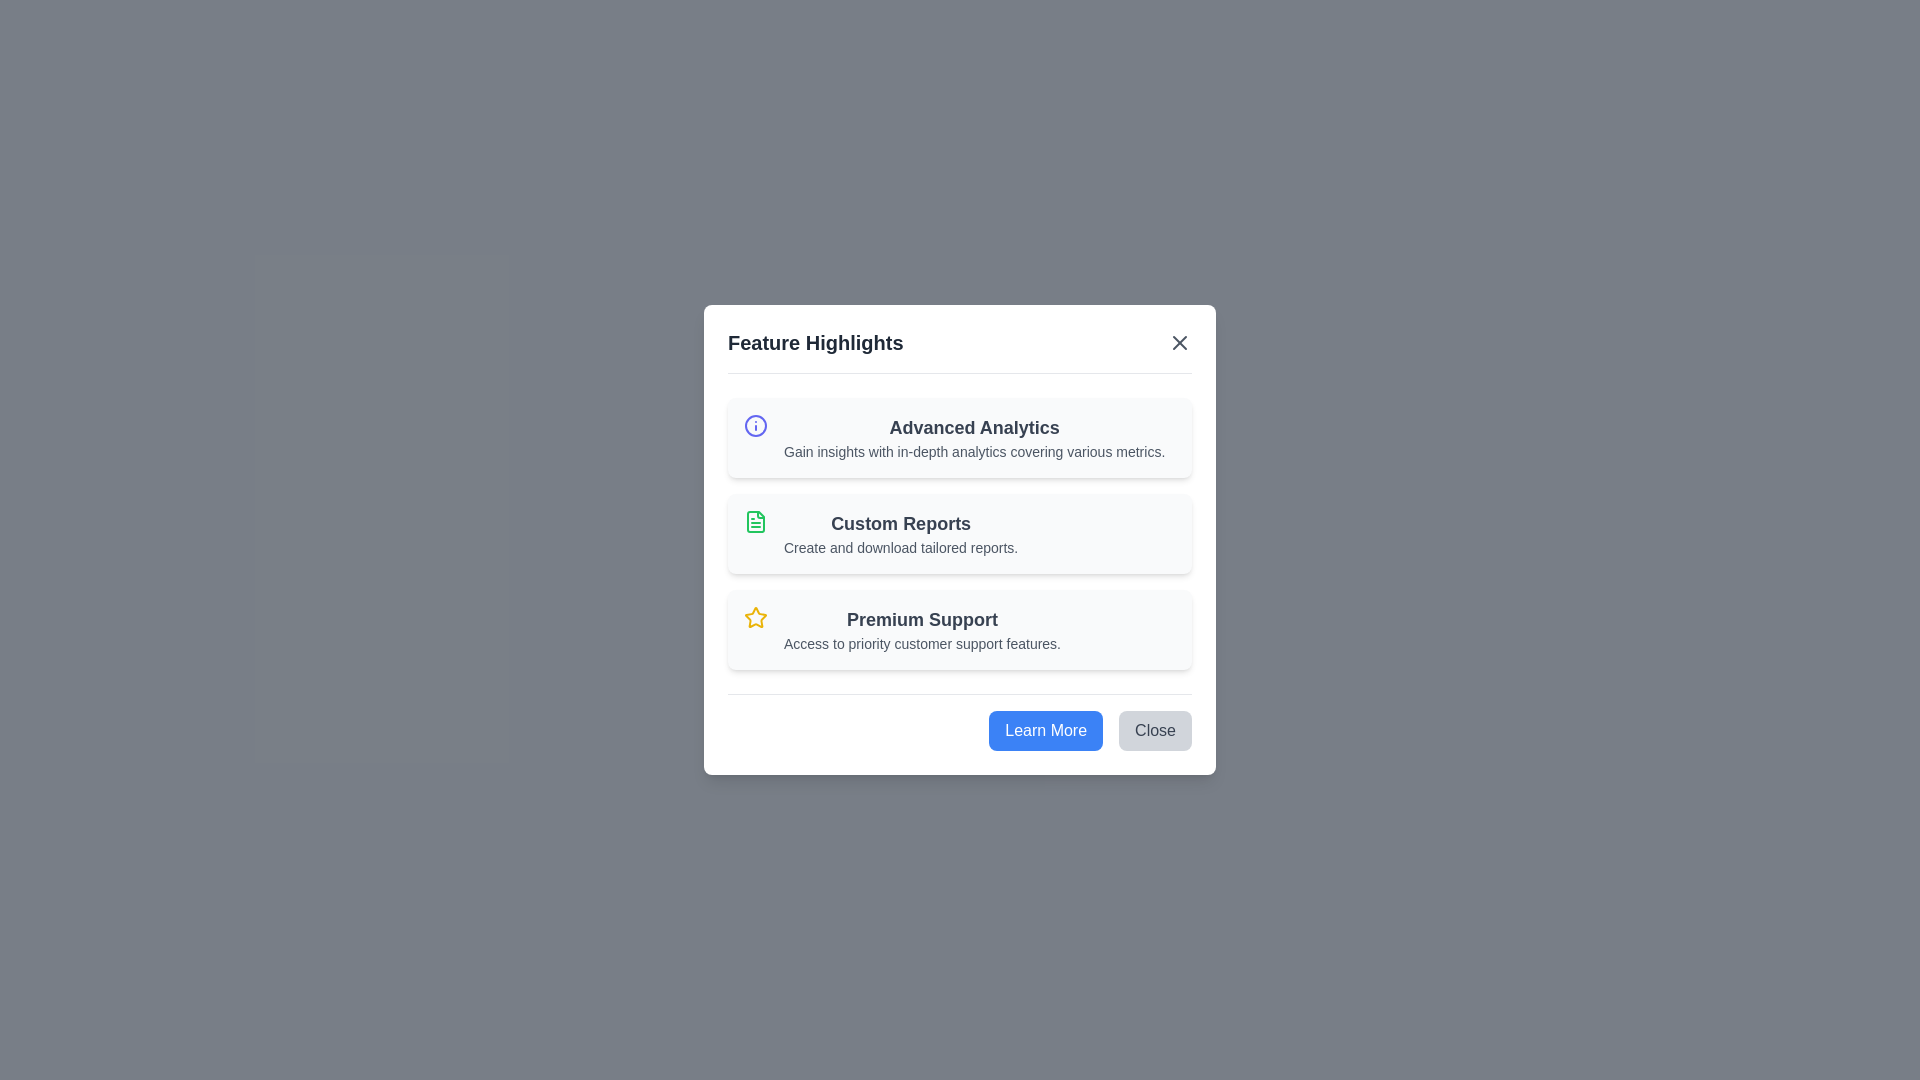 This screenshot has width=1920, height=1080. I want to click on the 'Premium Support' text label, which is bold and larger than surrounding text, located in the center of the modal view above its description, so click(921, 619).